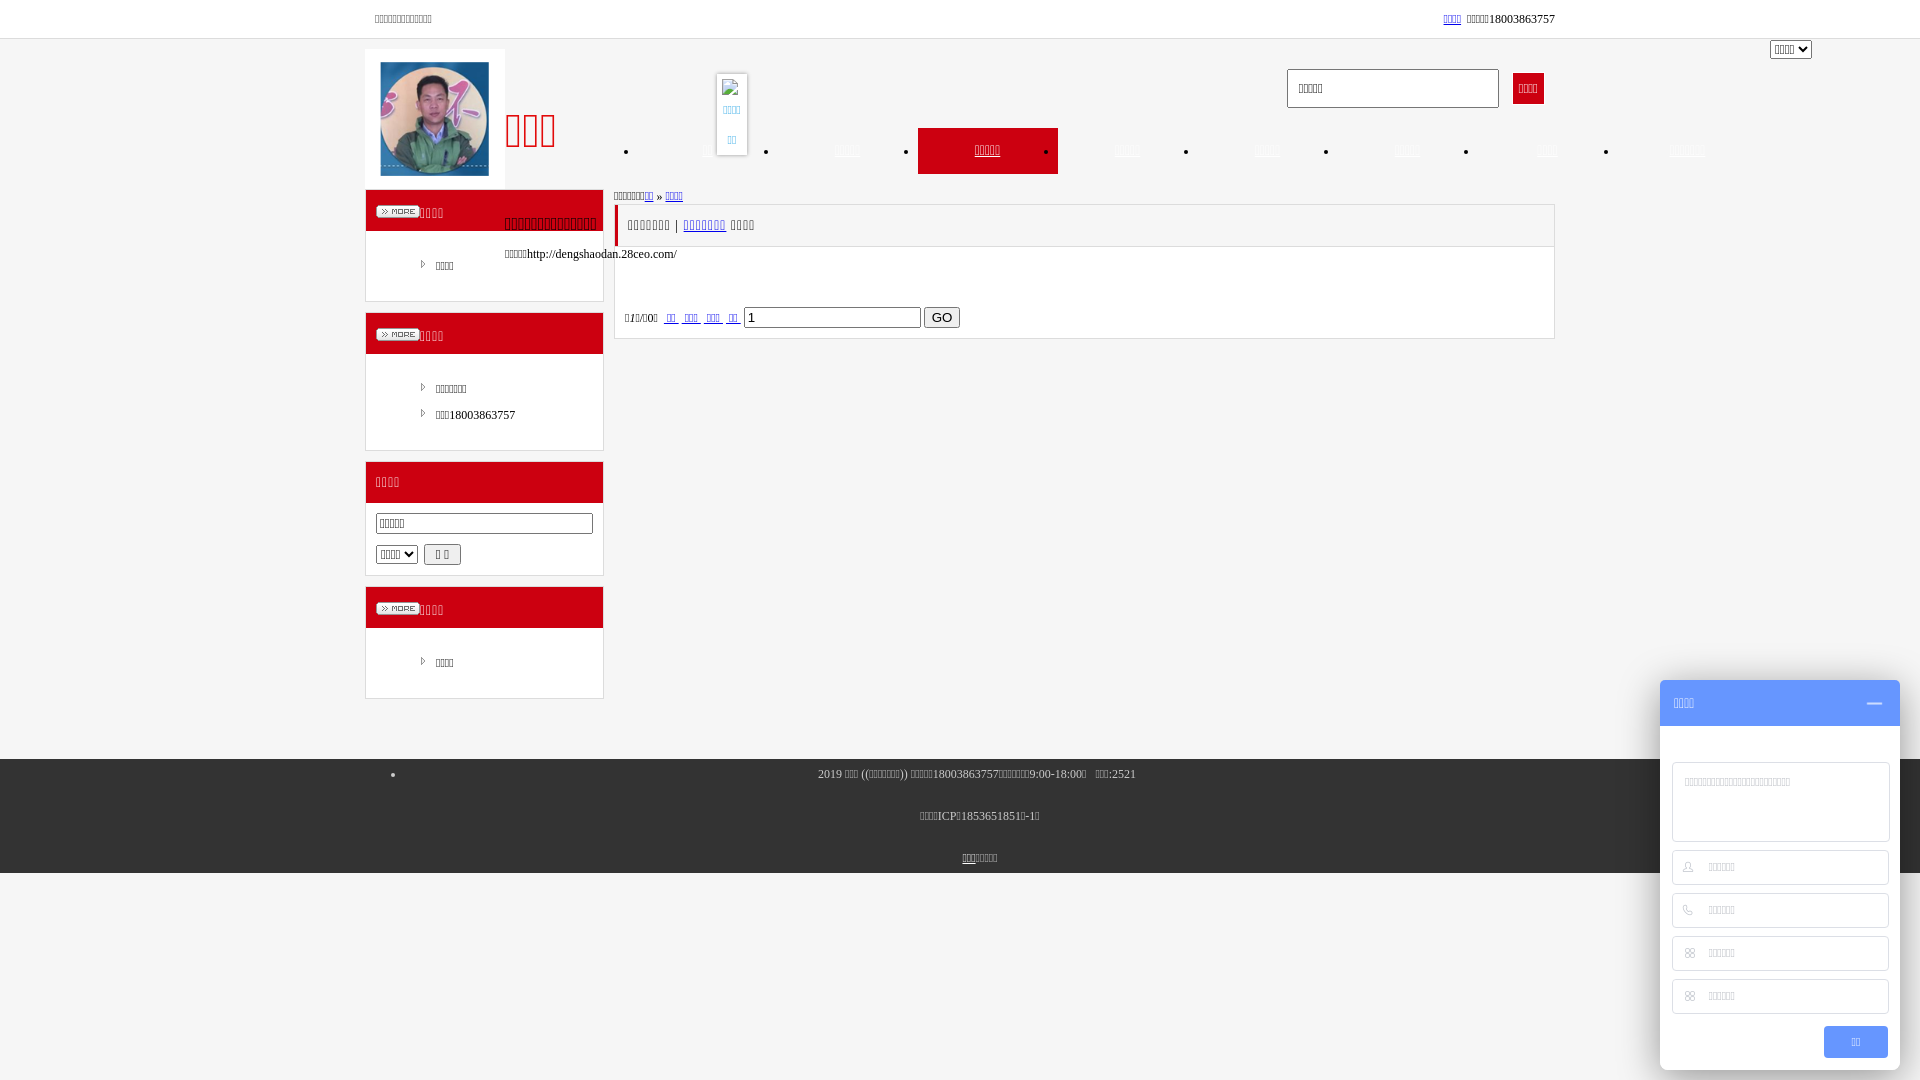  I want to click on 'GO', so click(941, 316).